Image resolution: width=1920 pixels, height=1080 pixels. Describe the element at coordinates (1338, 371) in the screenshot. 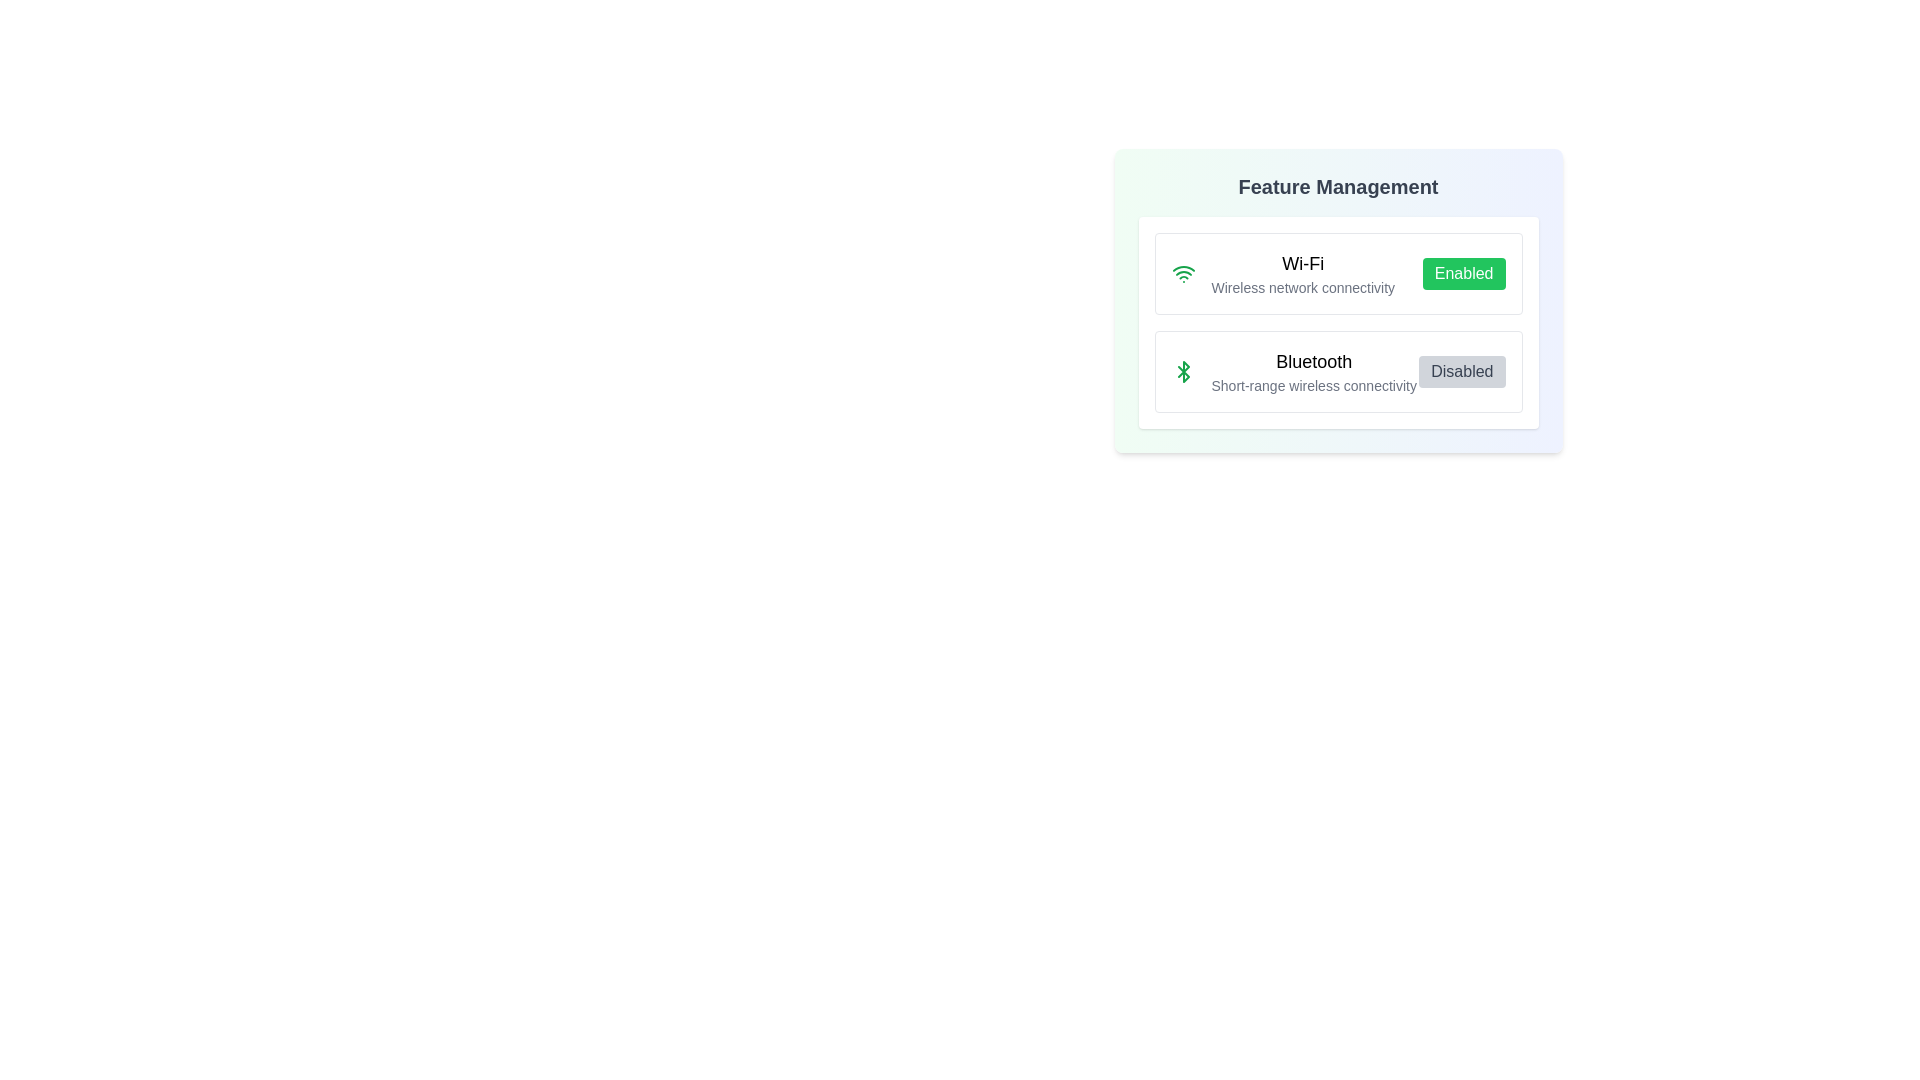

I see `the feature Bluetooth to view the hover effect` at that location.